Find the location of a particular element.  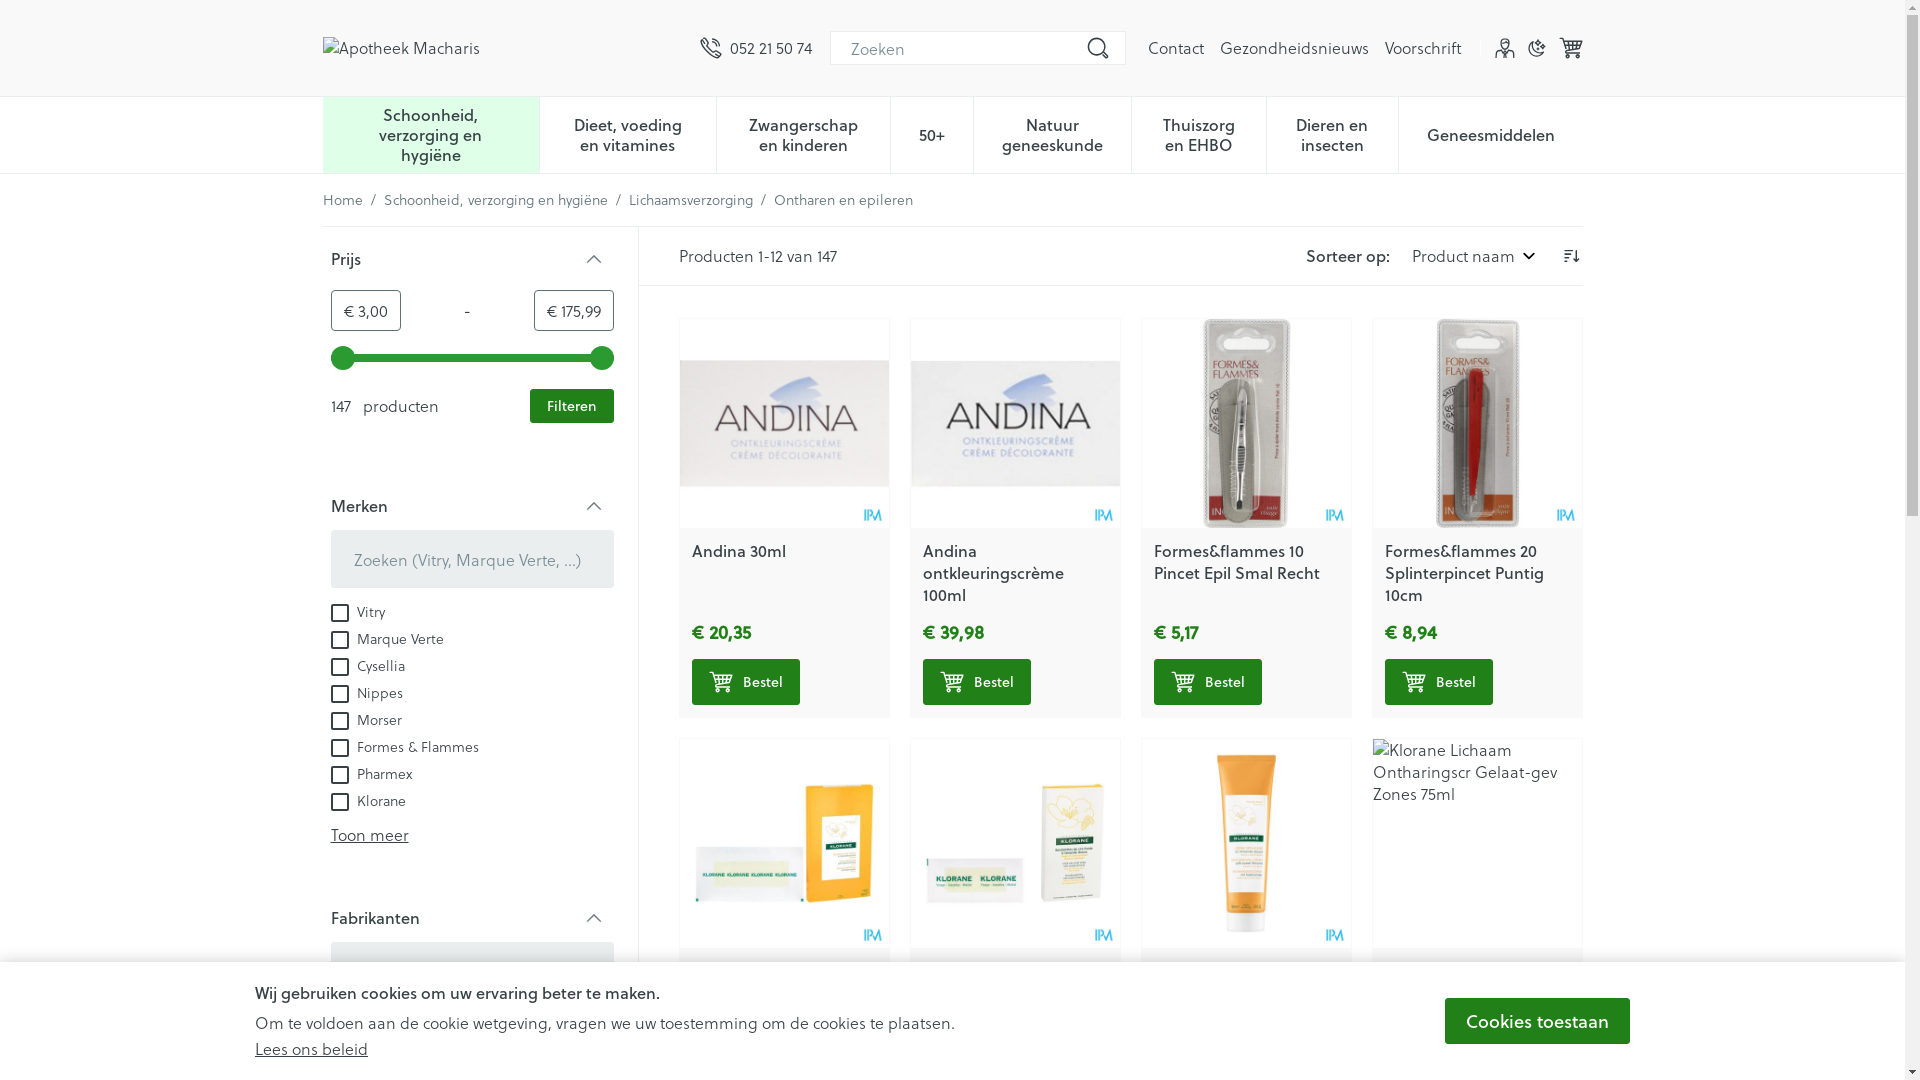

'Vitry' is located at coordinates (356, 609).